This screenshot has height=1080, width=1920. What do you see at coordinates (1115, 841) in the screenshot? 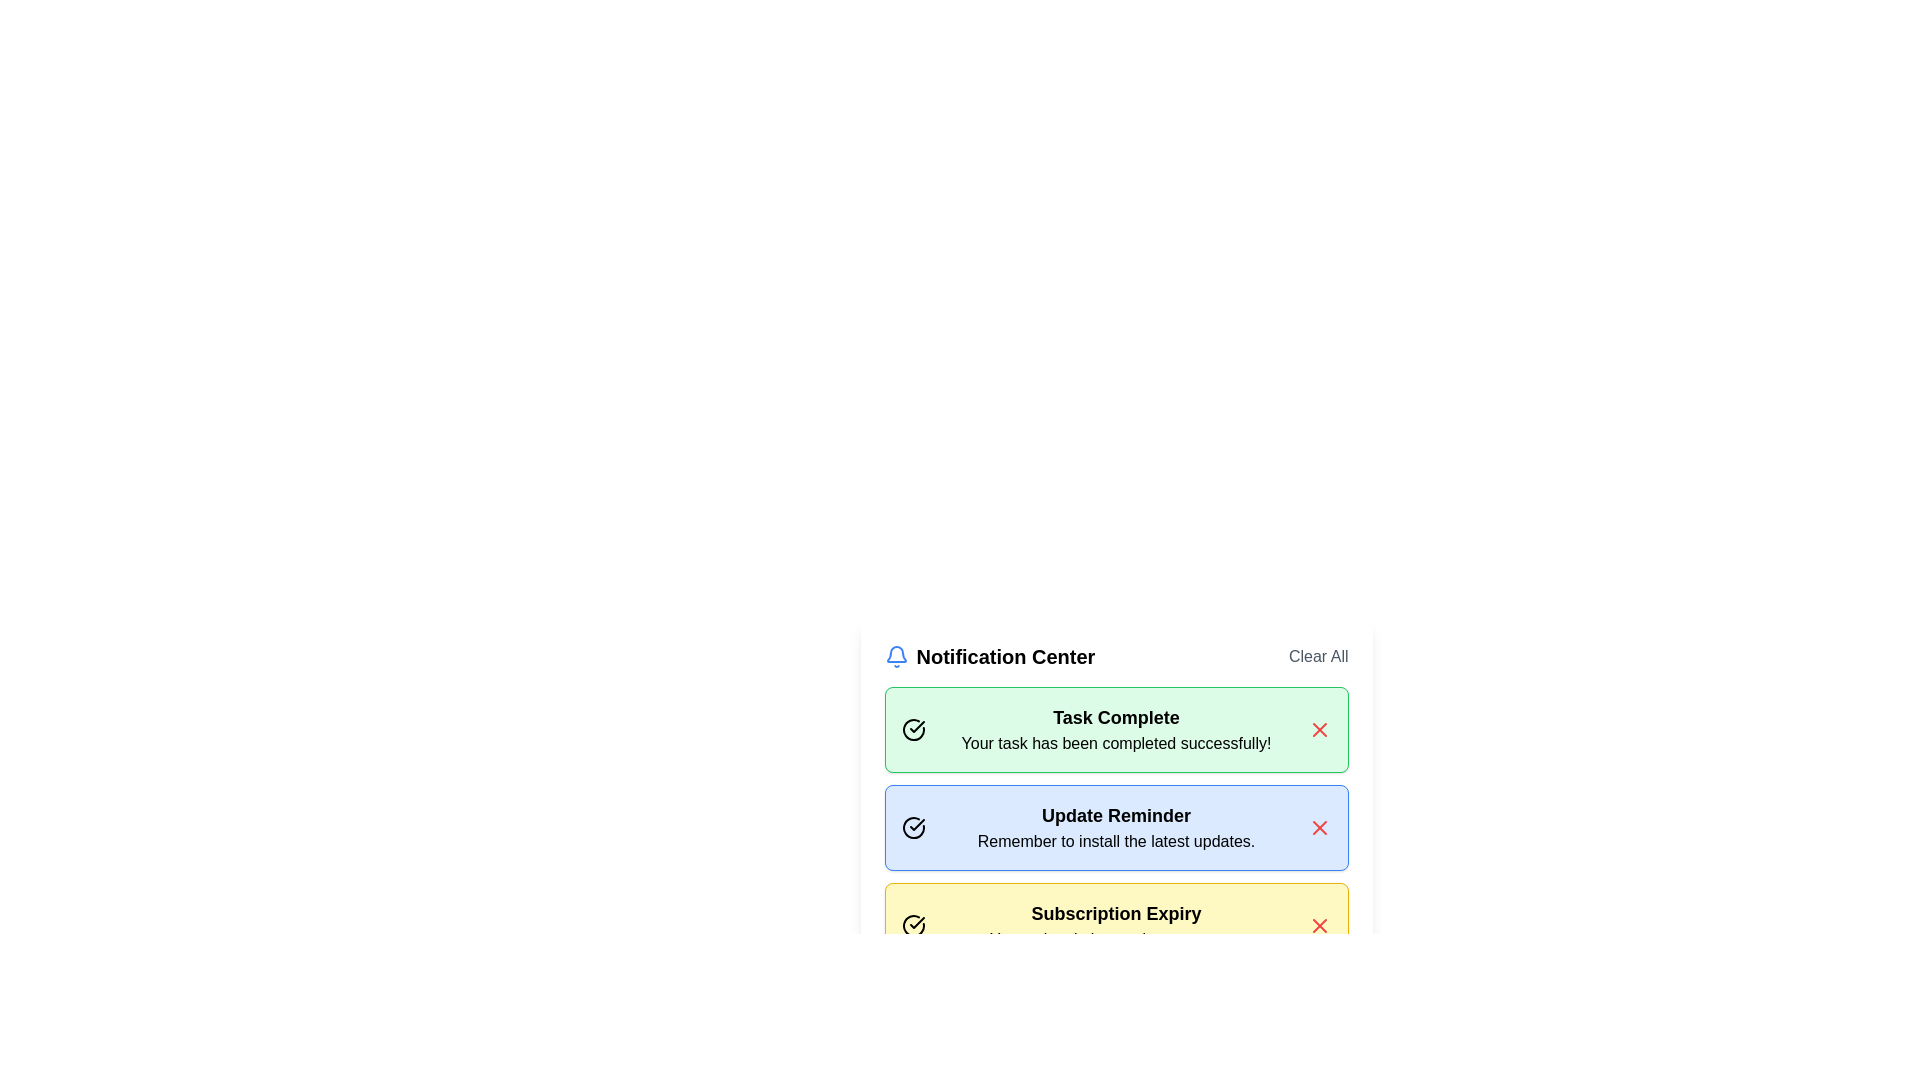
I see `the static text within the 'Update Reminder' card that informs the user about the importance of installing the latest updates` at bounding box center [1115, 841].